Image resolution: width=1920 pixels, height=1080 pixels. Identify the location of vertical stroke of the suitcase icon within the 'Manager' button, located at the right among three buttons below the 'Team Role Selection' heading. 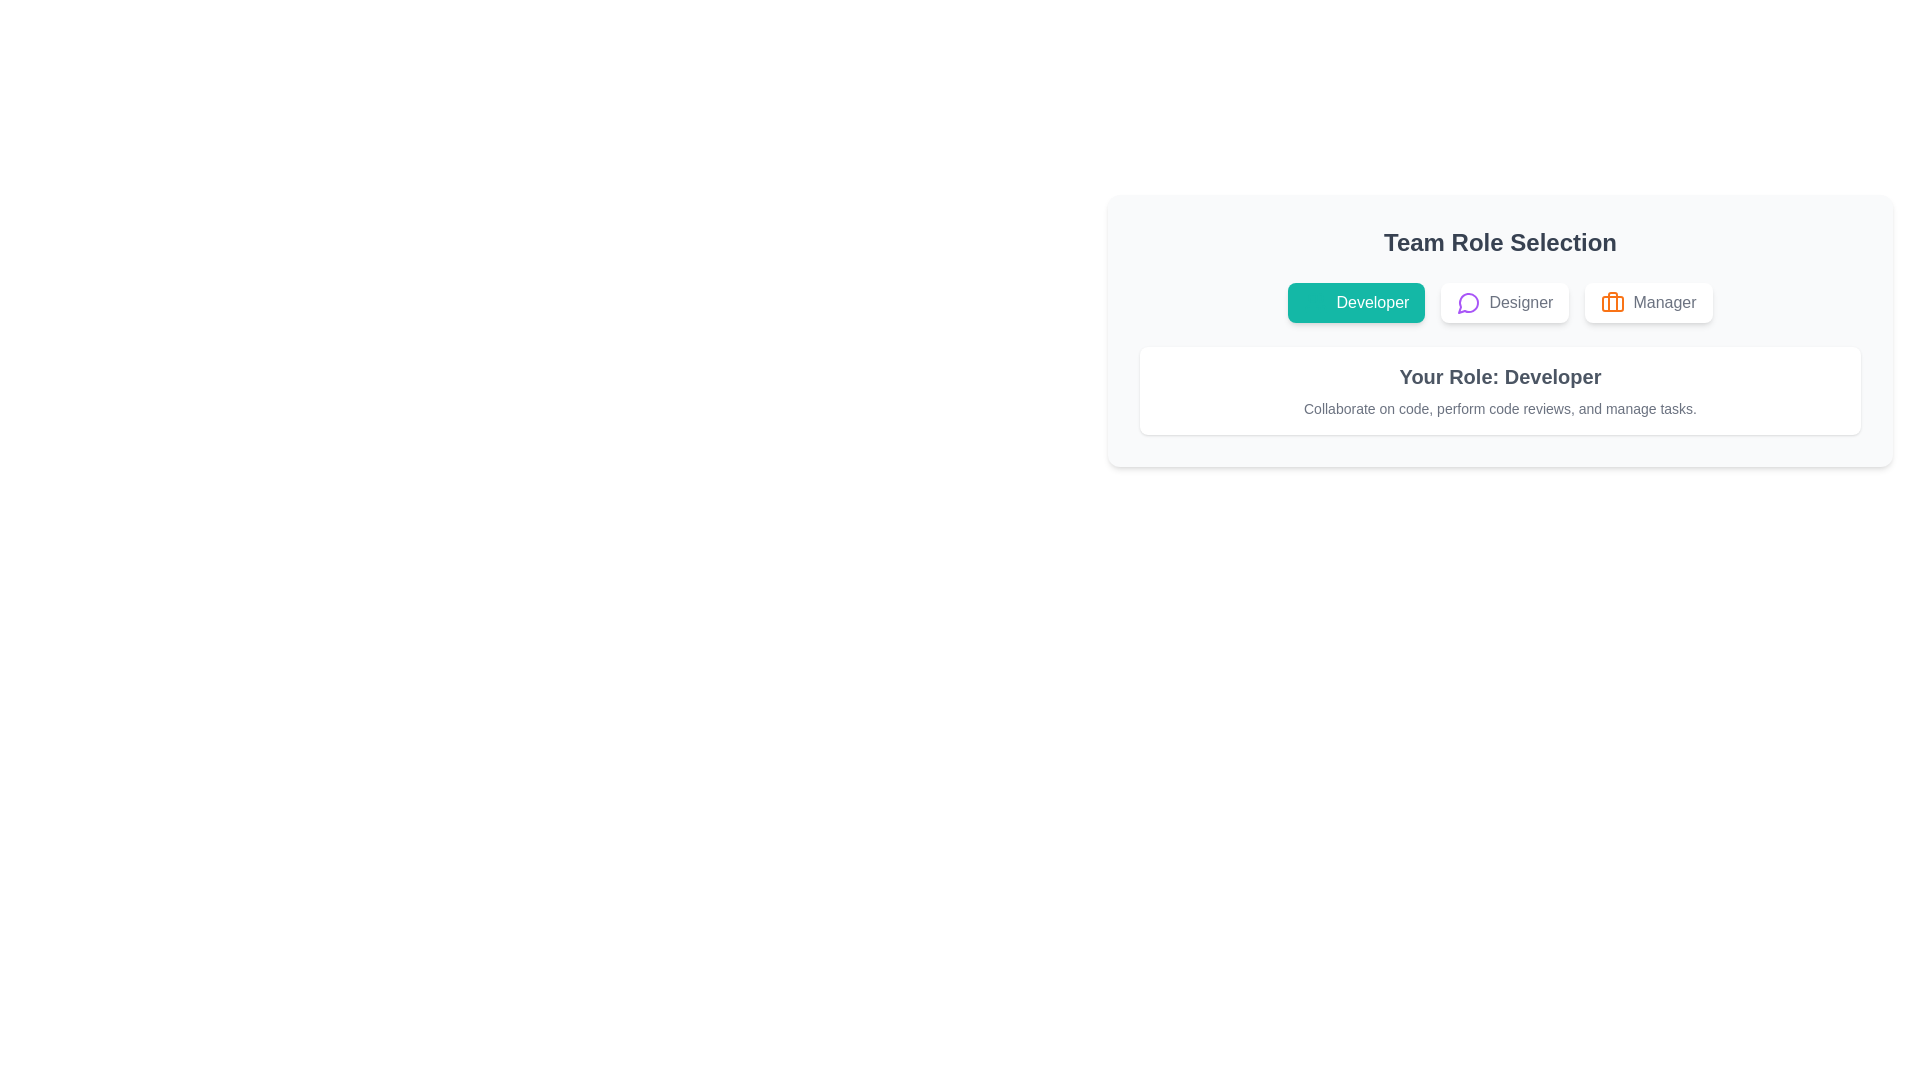
(1613, 301).